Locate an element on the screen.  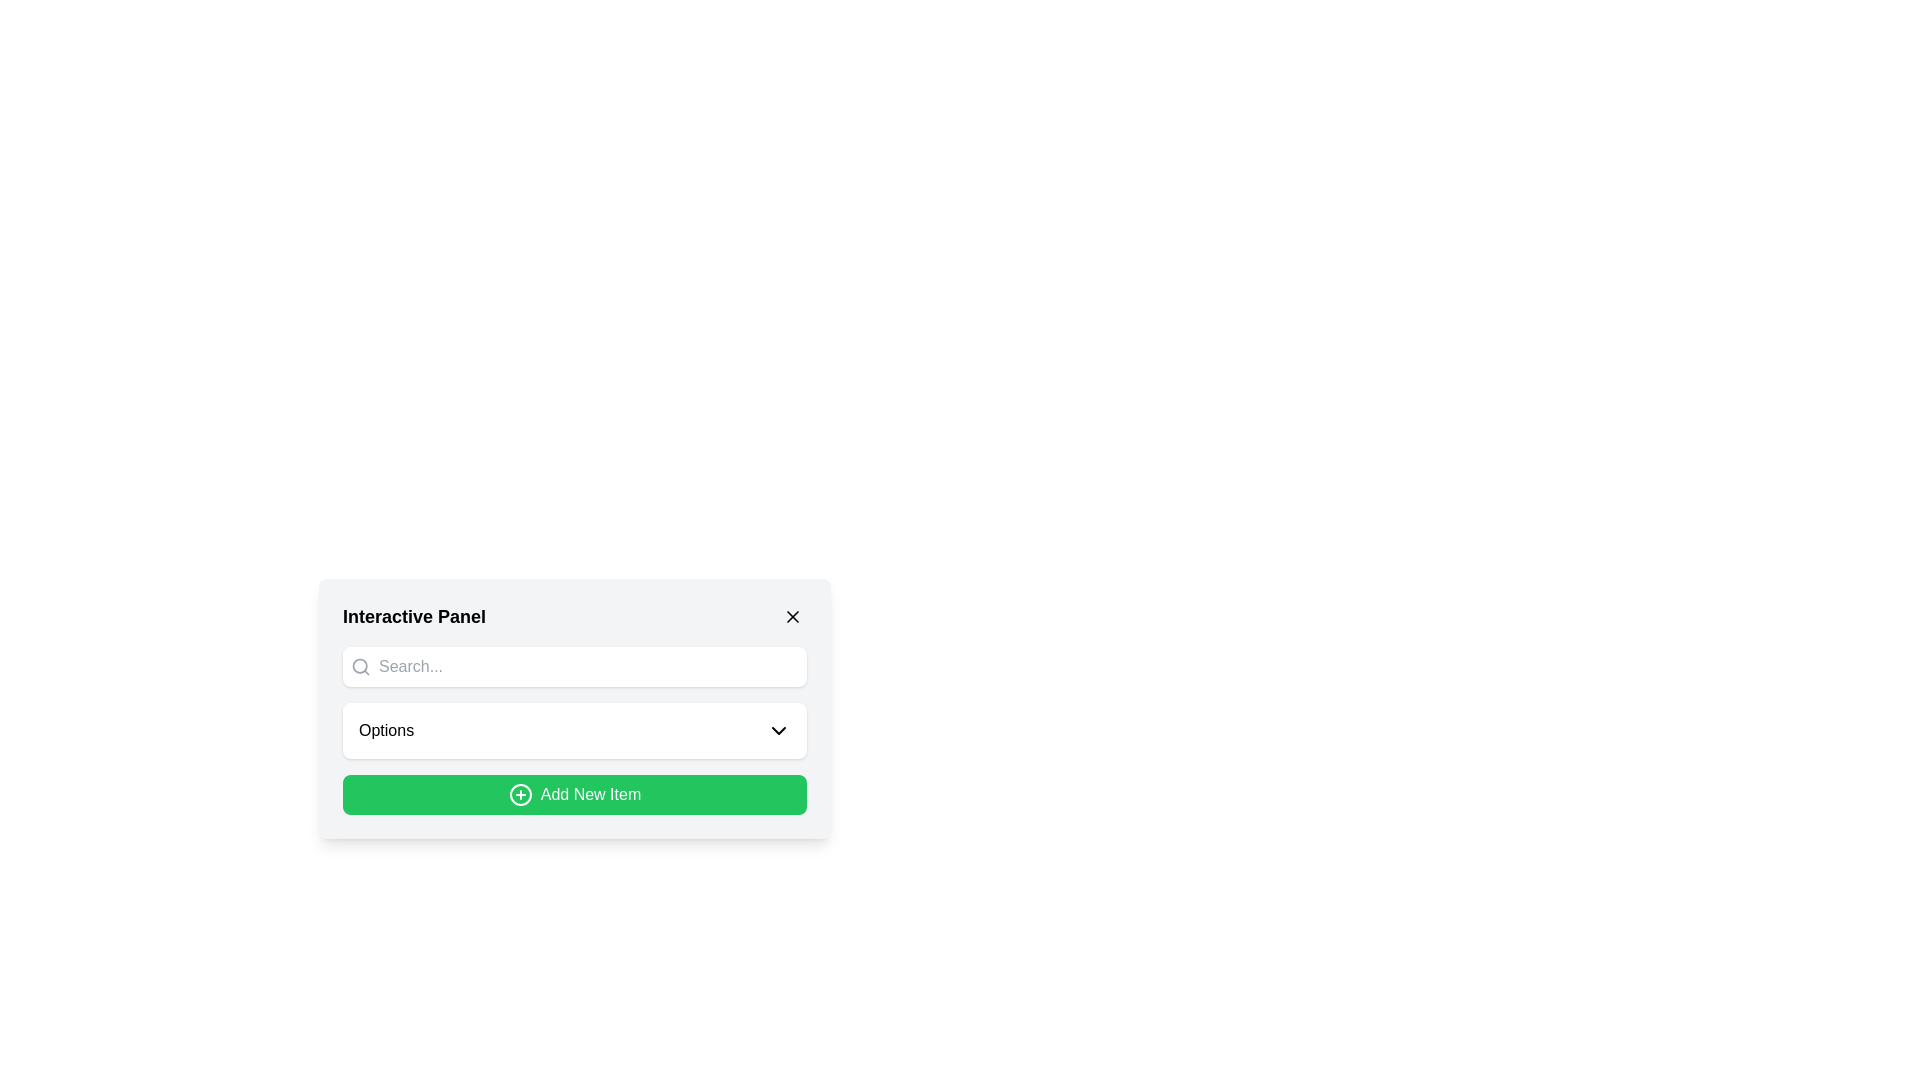
the Close Button located at the top-right corner of the Interactive Panel is located at coordinates (791, 616).